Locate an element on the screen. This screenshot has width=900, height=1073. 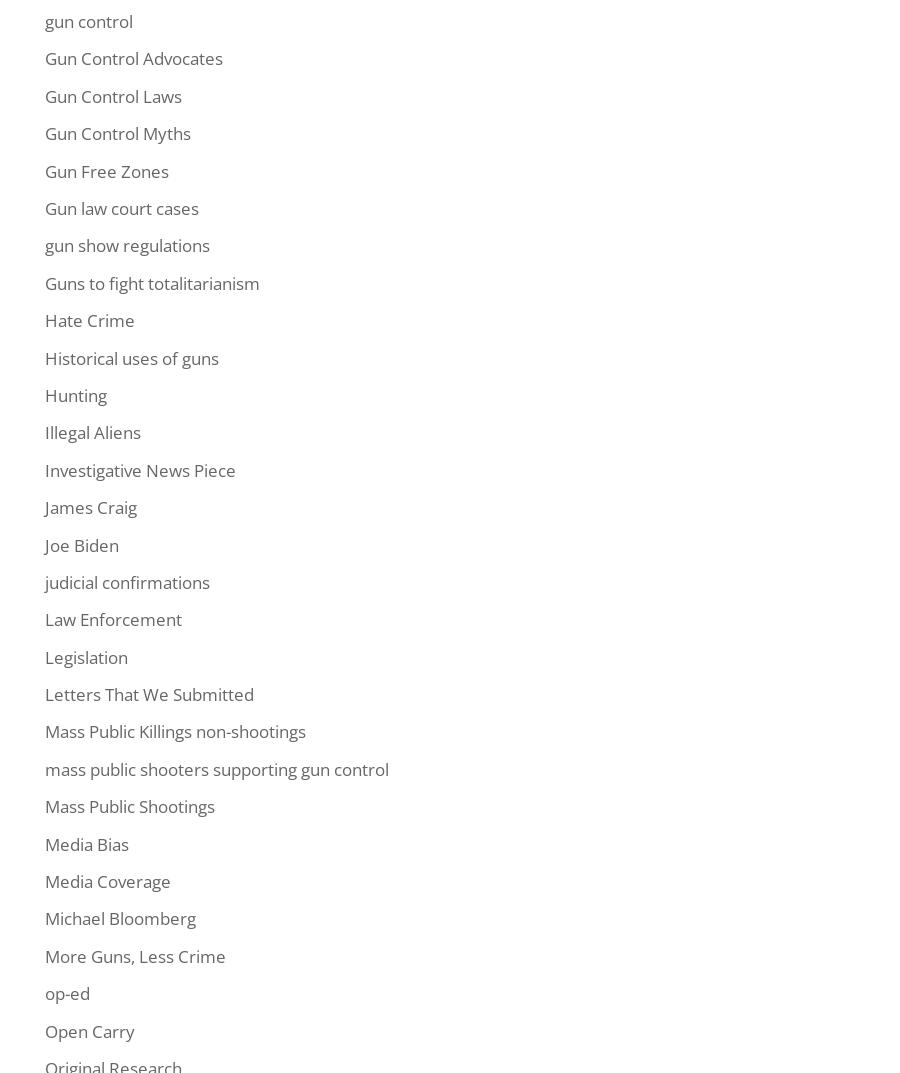
'Gun Control Myths' is located at coordinates (44, 132).